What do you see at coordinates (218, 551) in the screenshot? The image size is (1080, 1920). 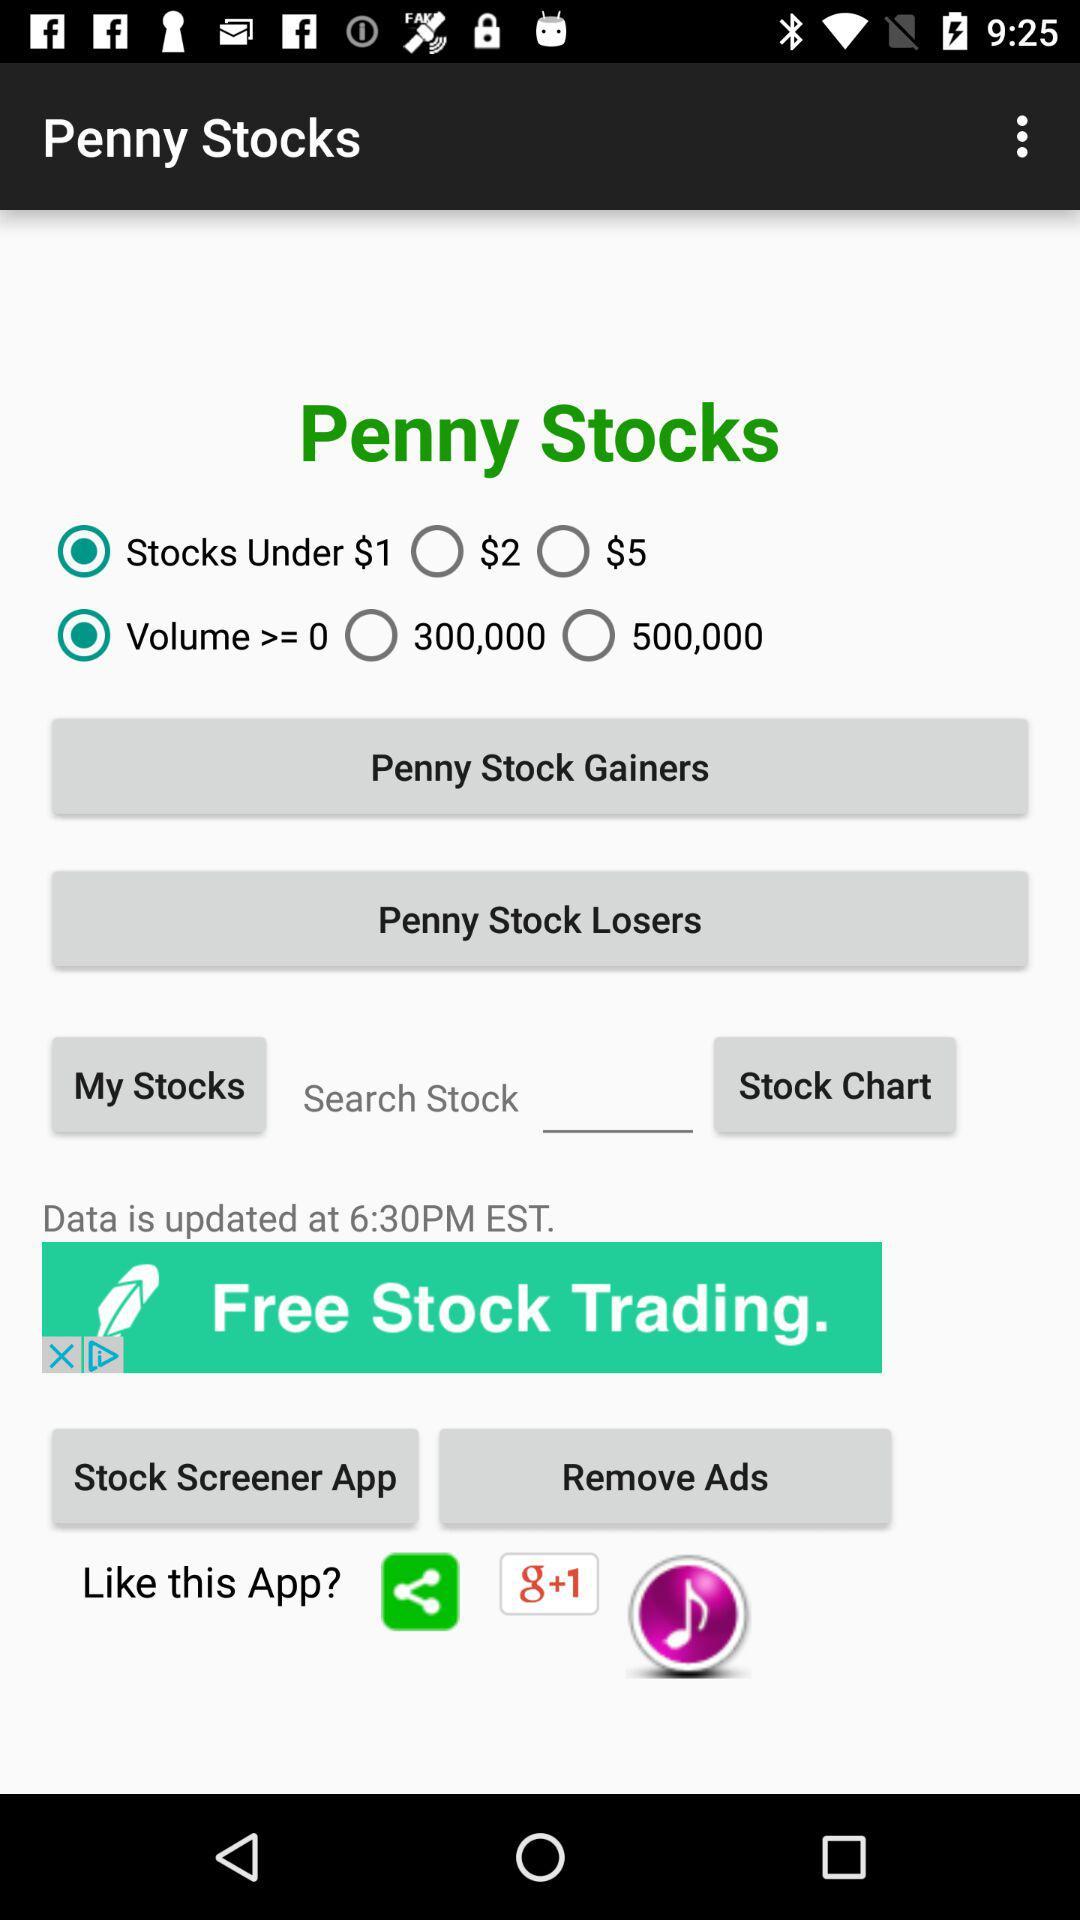 I see `the item next to $2 icon` at bounding box center [218, 551].